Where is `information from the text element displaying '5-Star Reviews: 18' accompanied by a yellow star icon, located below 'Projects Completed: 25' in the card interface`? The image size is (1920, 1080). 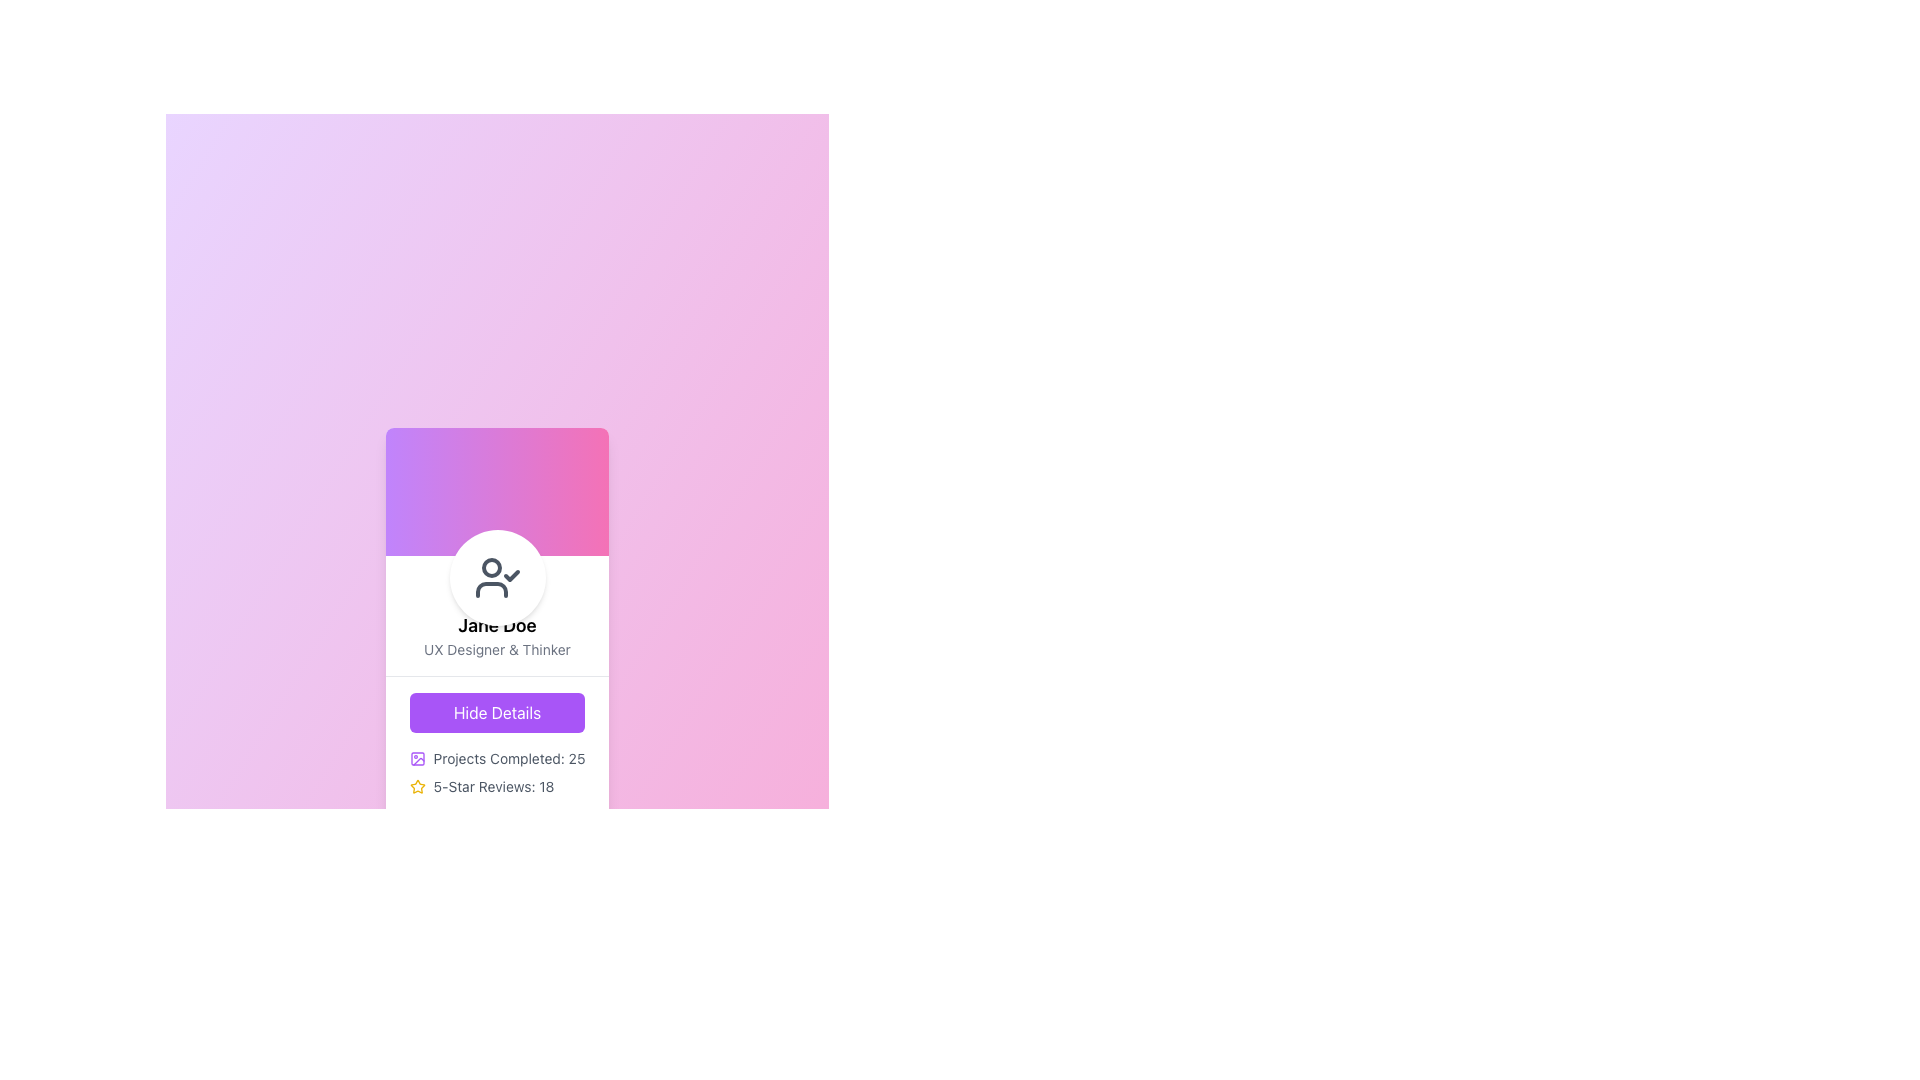
information from the text element displaying '5-Star Reviews: 18' accompanied by a yellow star icon, located below 'Projects Completed: 25' in the card interface is located at coordinates (497, 785).